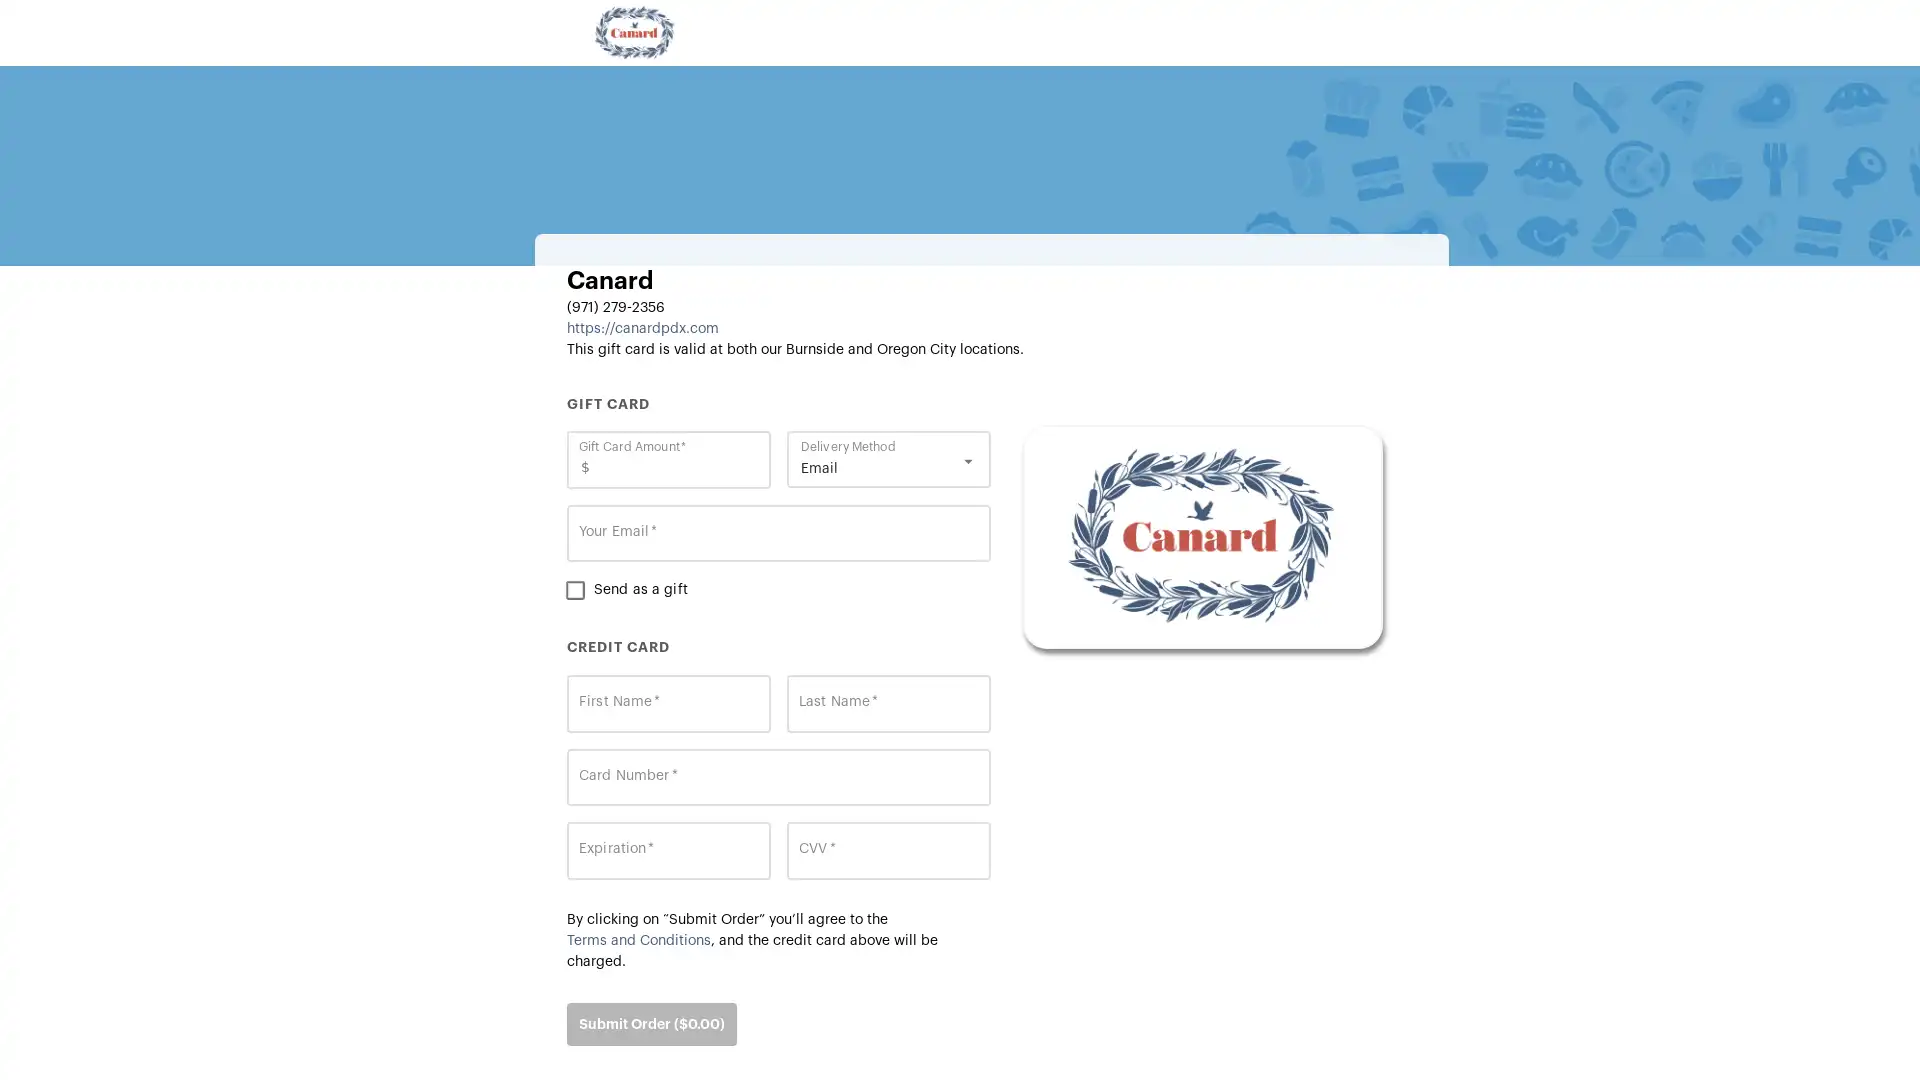 This screenshot has width=1920, height=1080. I want to click on Email, so click(893, 468).